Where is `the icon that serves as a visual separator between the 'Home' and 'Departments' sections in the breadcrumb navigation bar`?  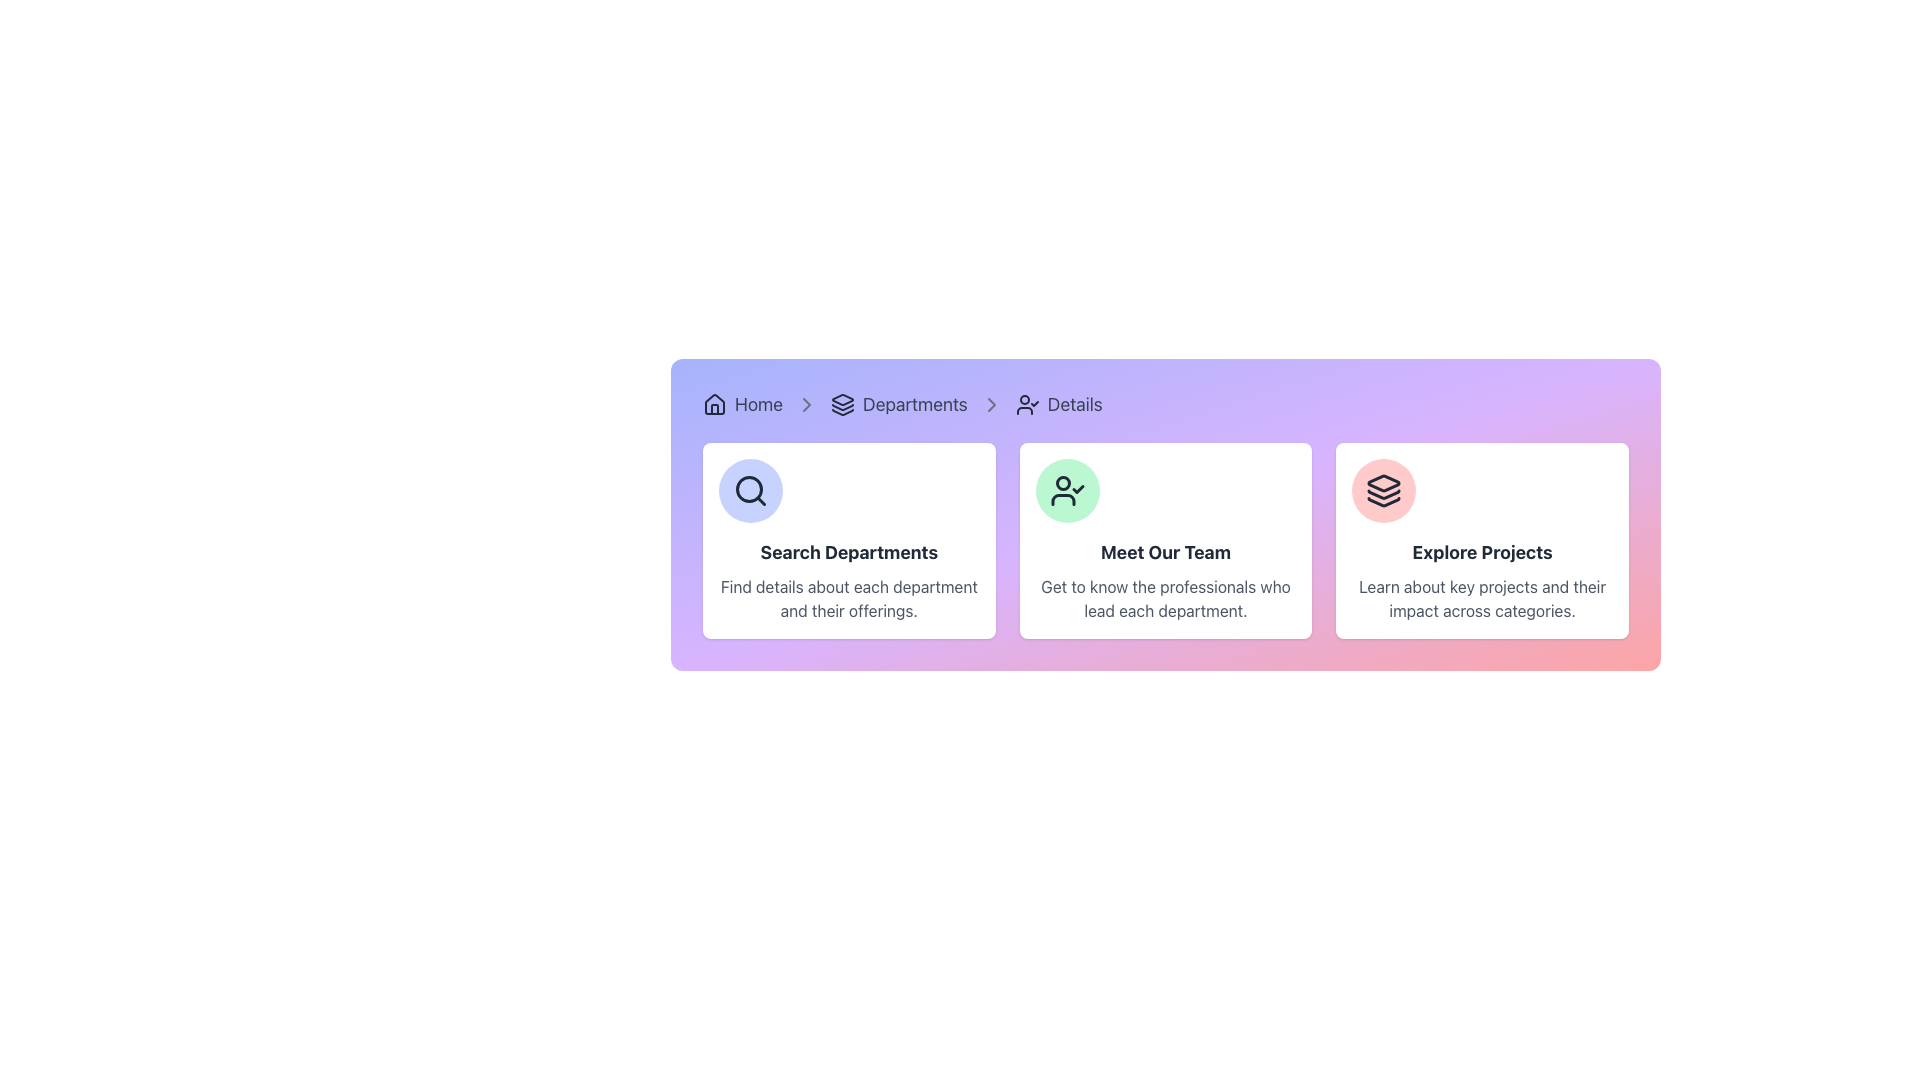 the icon that serves as a visual separator between the 'Home' and 'Departments' sections in the breadcrumb navigation bar is located at coordinates (806, 405).